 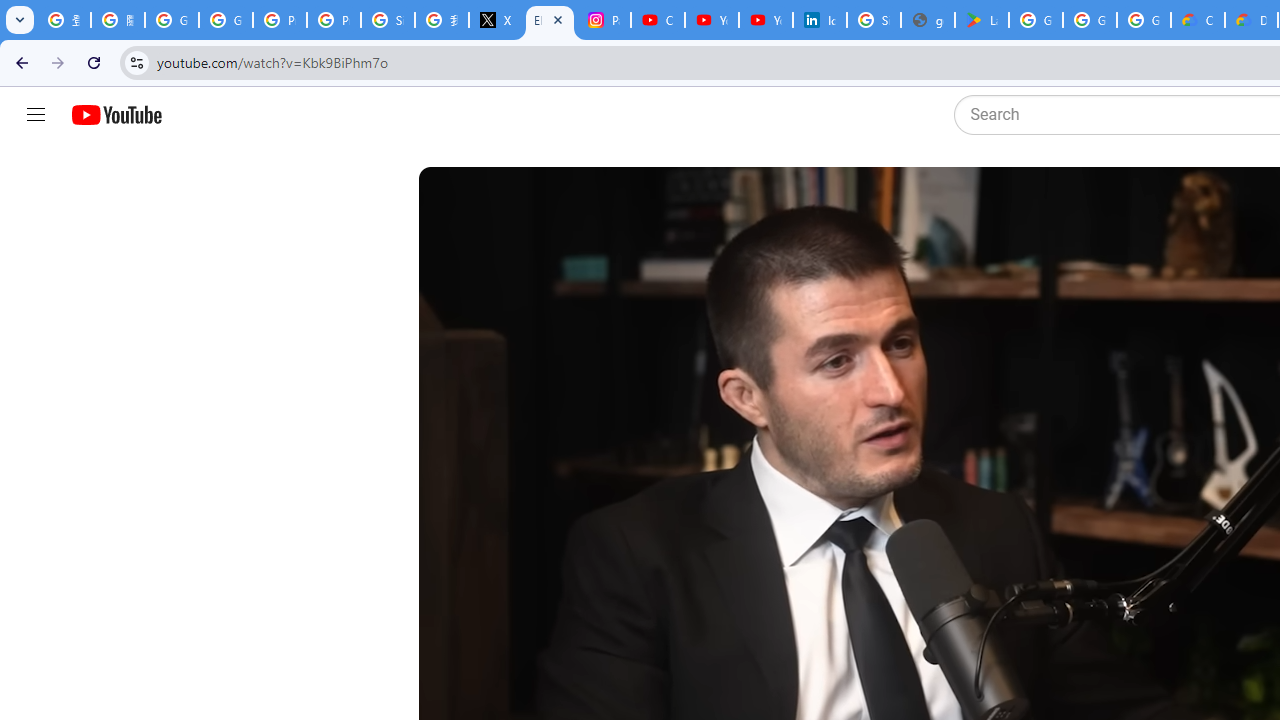 I want to click on 'Sign in - Google Accounts', so click(x=874, y=20).